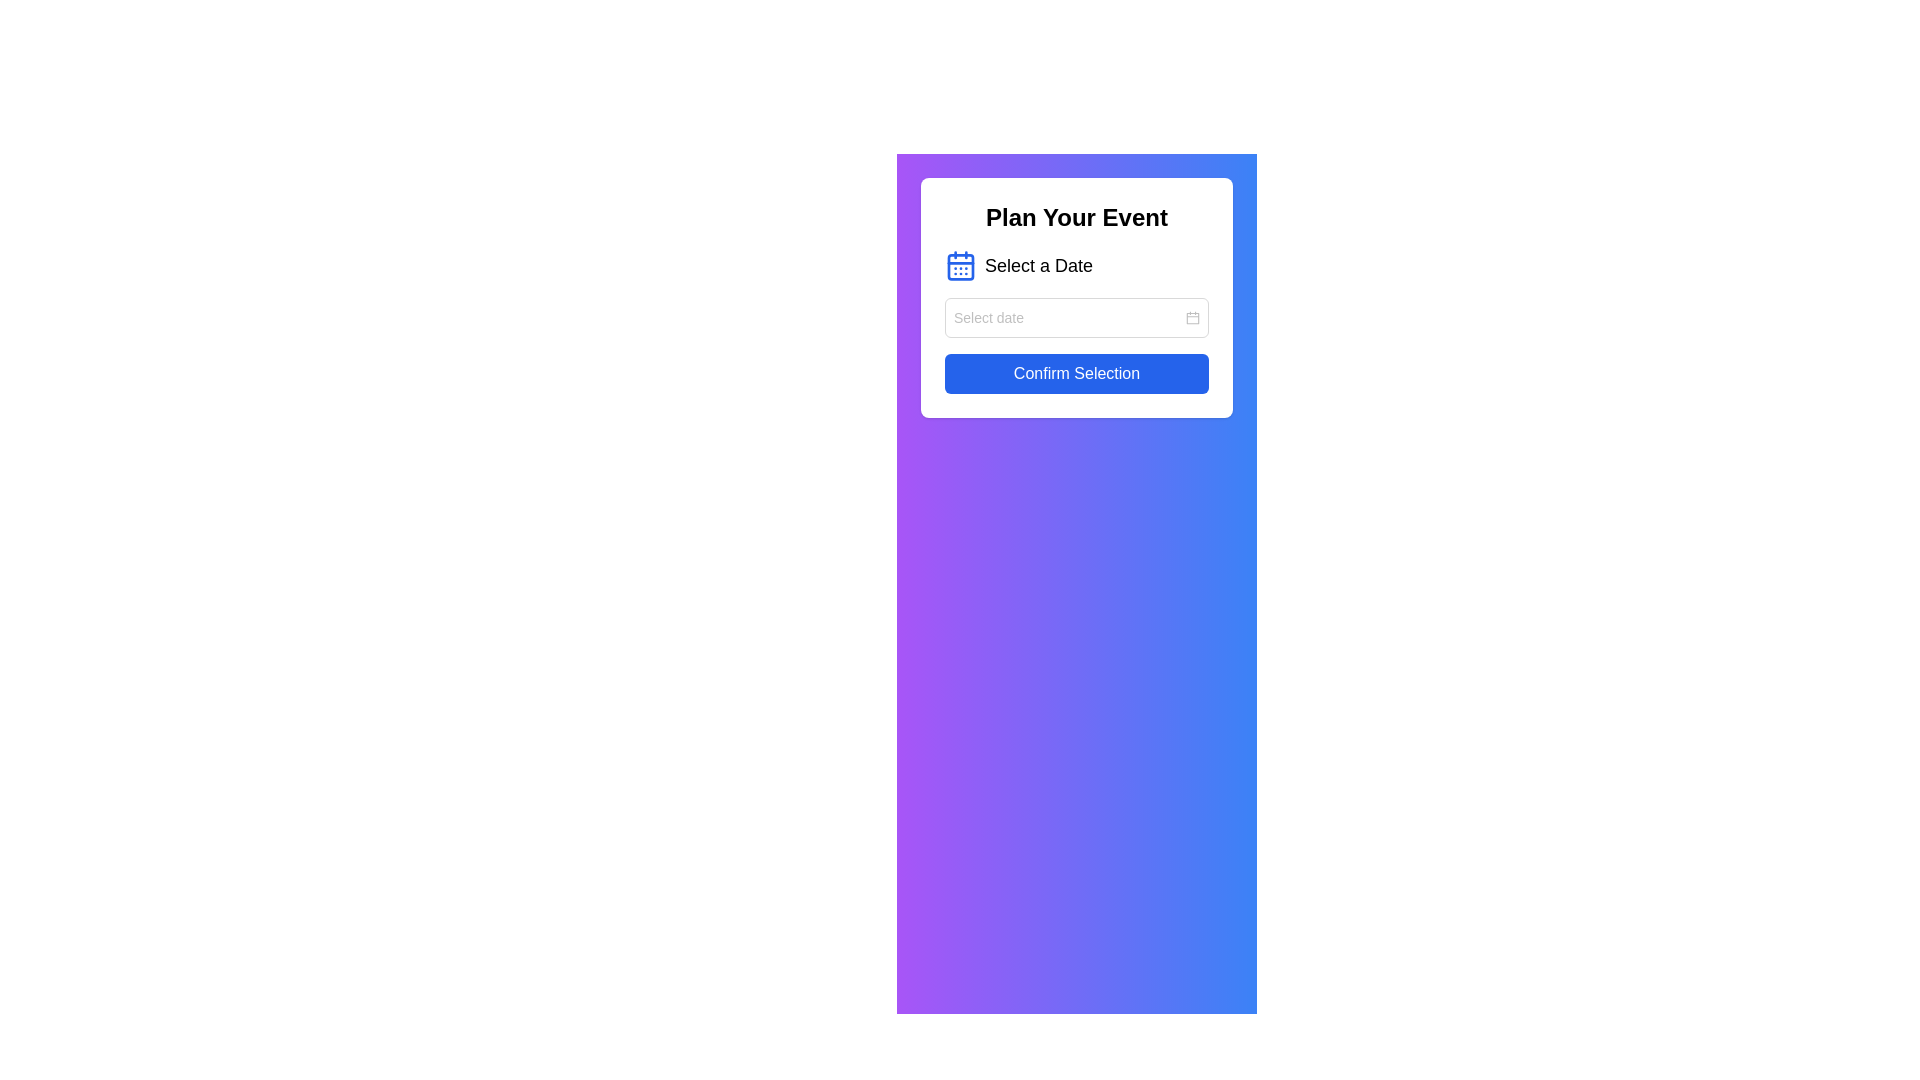  What do you see at coordinates (1075, 265) in the screenshot?
I see `the label that includes a blue calendar icon and the text 'Select a Date', situated below the title 'Plan Your Event' and above the date input field` at bounding box center [1075, 265].